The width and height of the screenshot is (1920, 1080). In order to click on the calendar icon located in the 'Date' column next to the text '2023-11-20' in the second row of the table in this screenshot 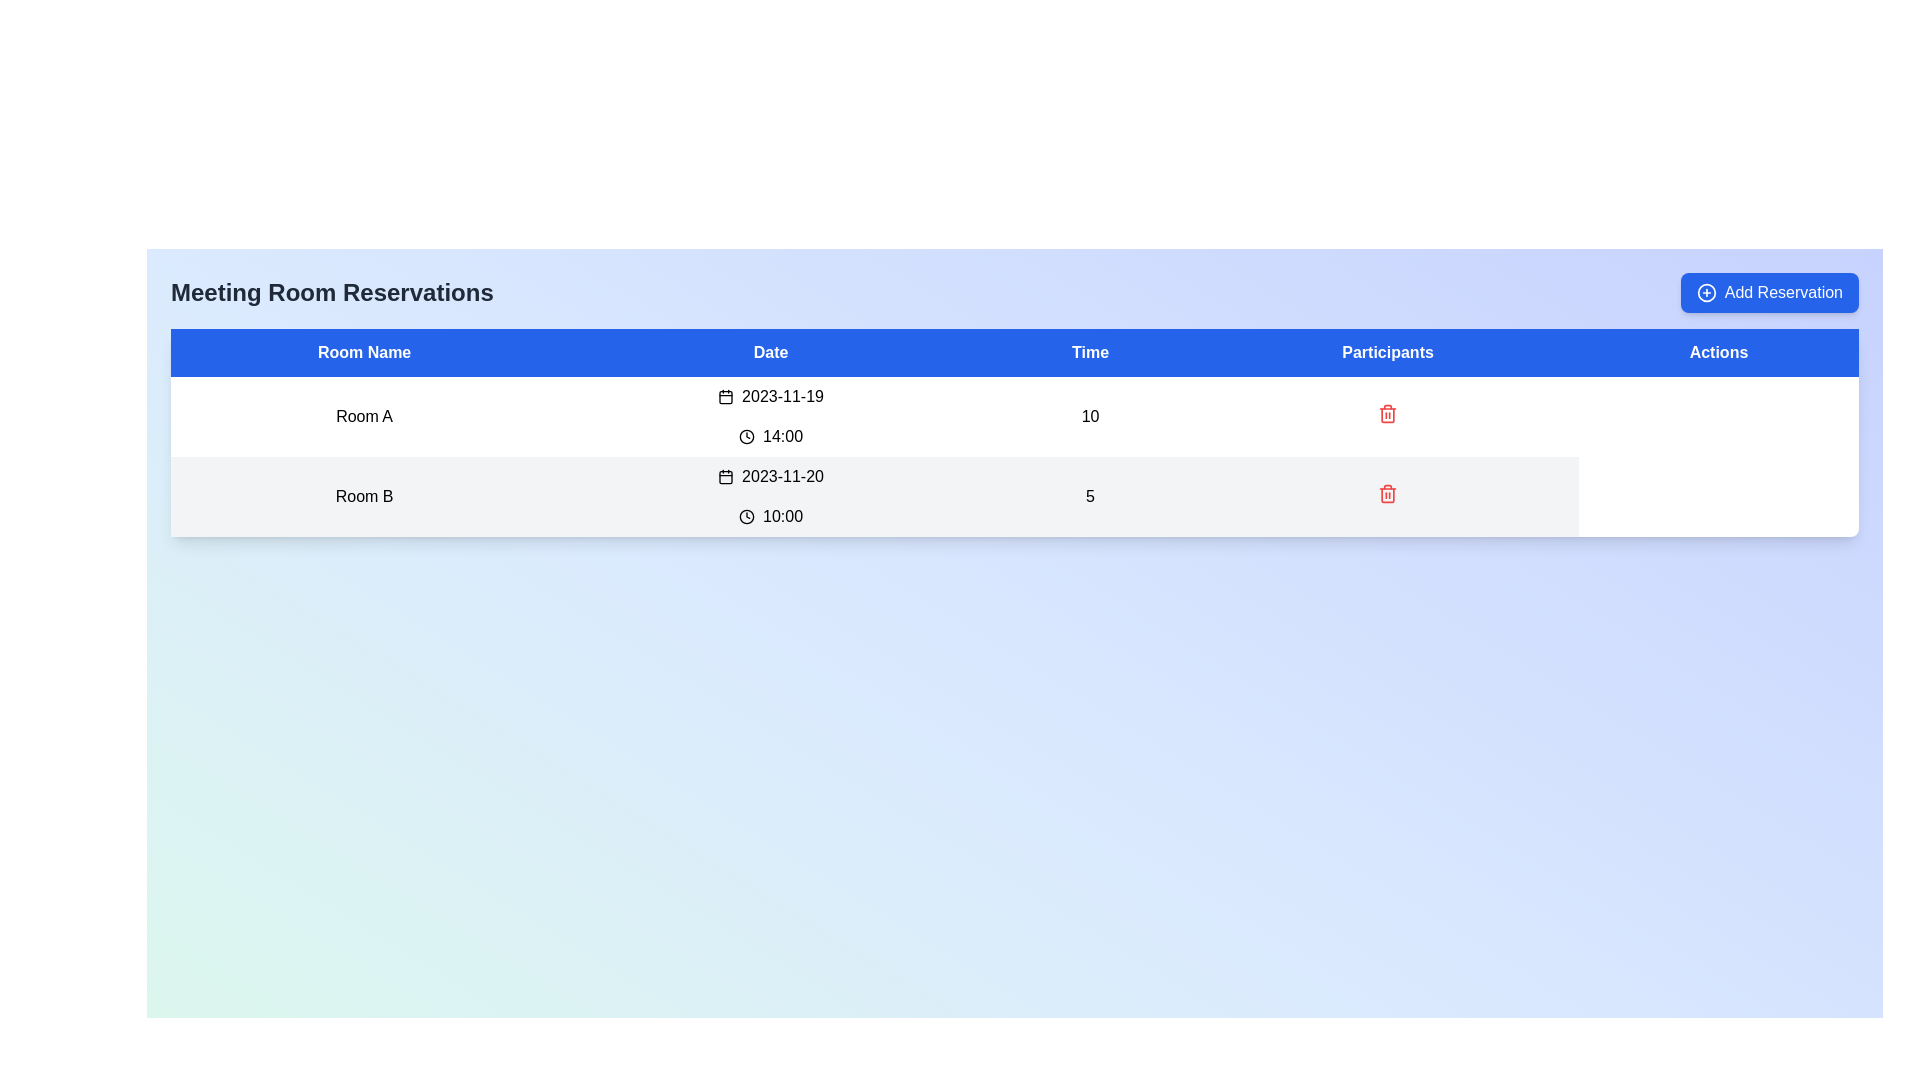, I will do `click(725, 477)`.